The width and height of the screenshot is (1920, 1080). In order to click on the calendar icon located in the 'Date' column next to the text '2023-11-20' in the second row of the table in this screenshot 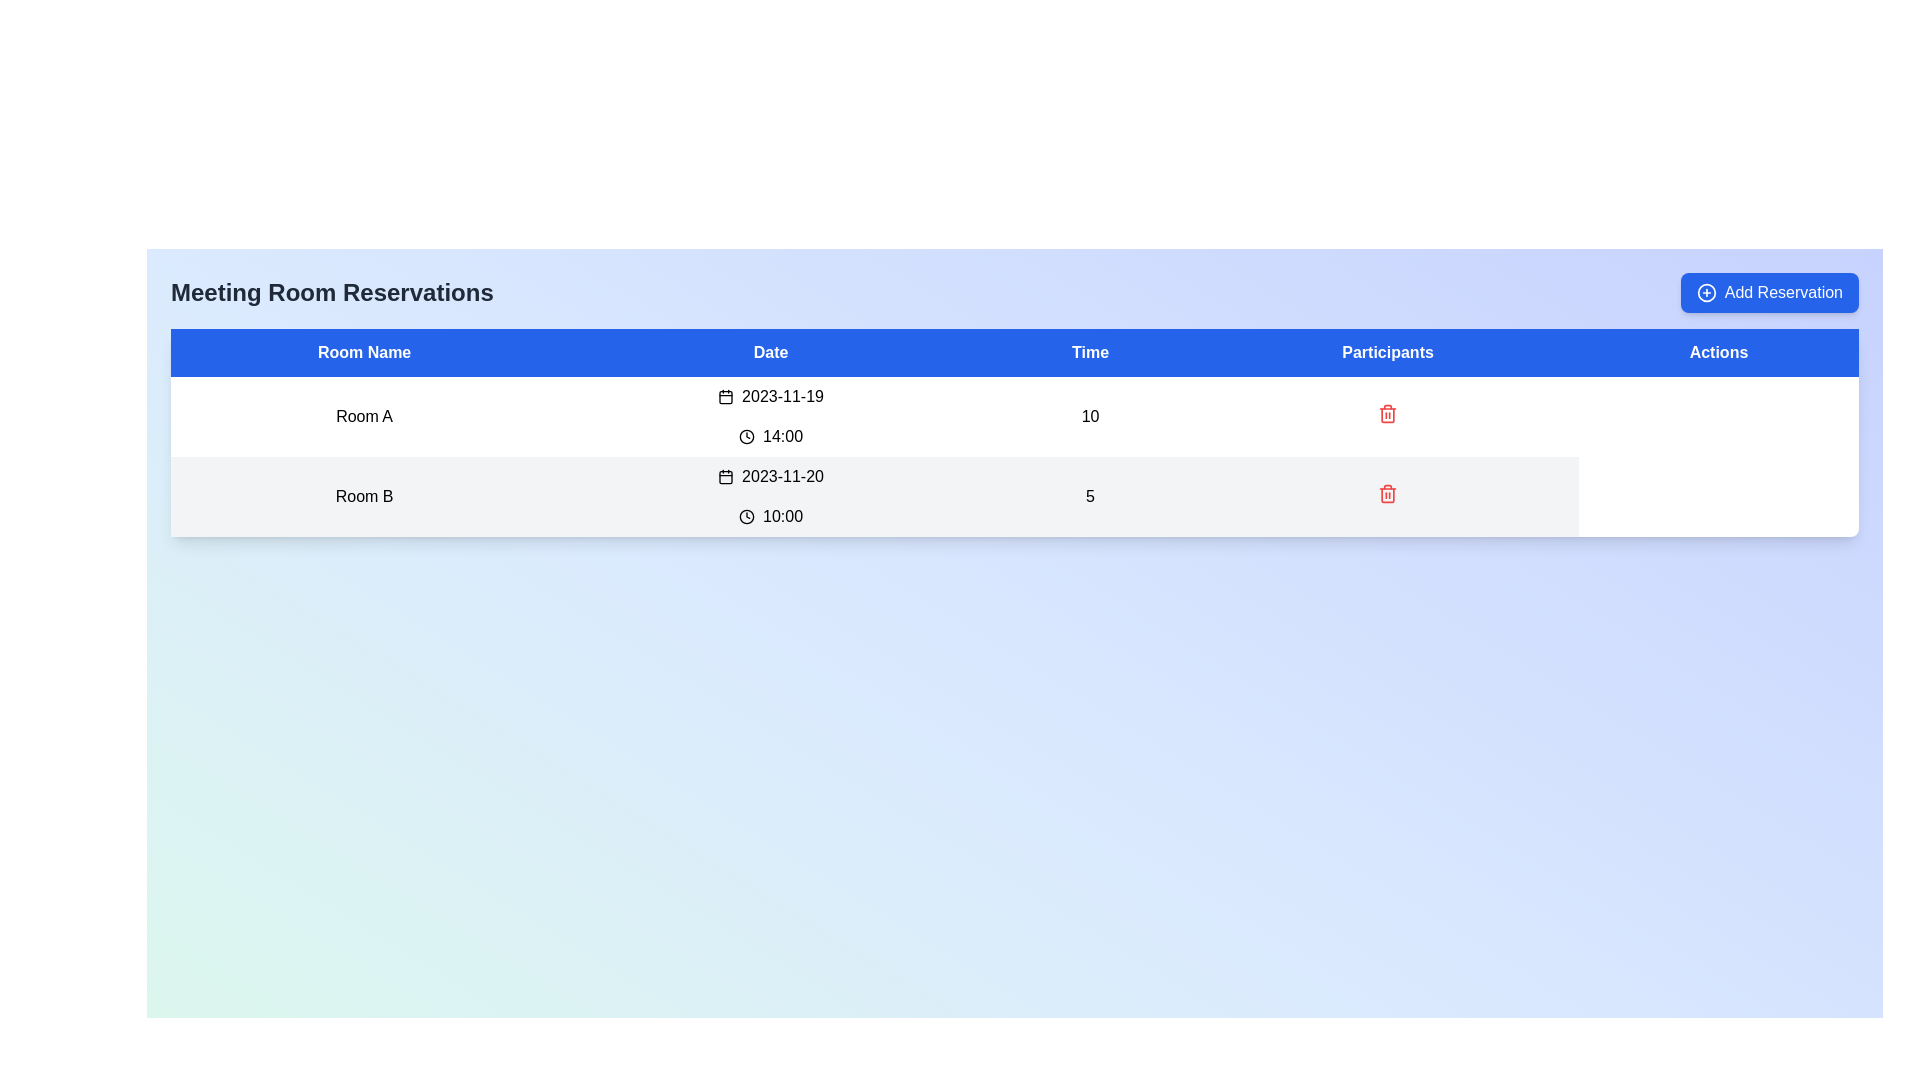, I will do `click(725, 477)`.